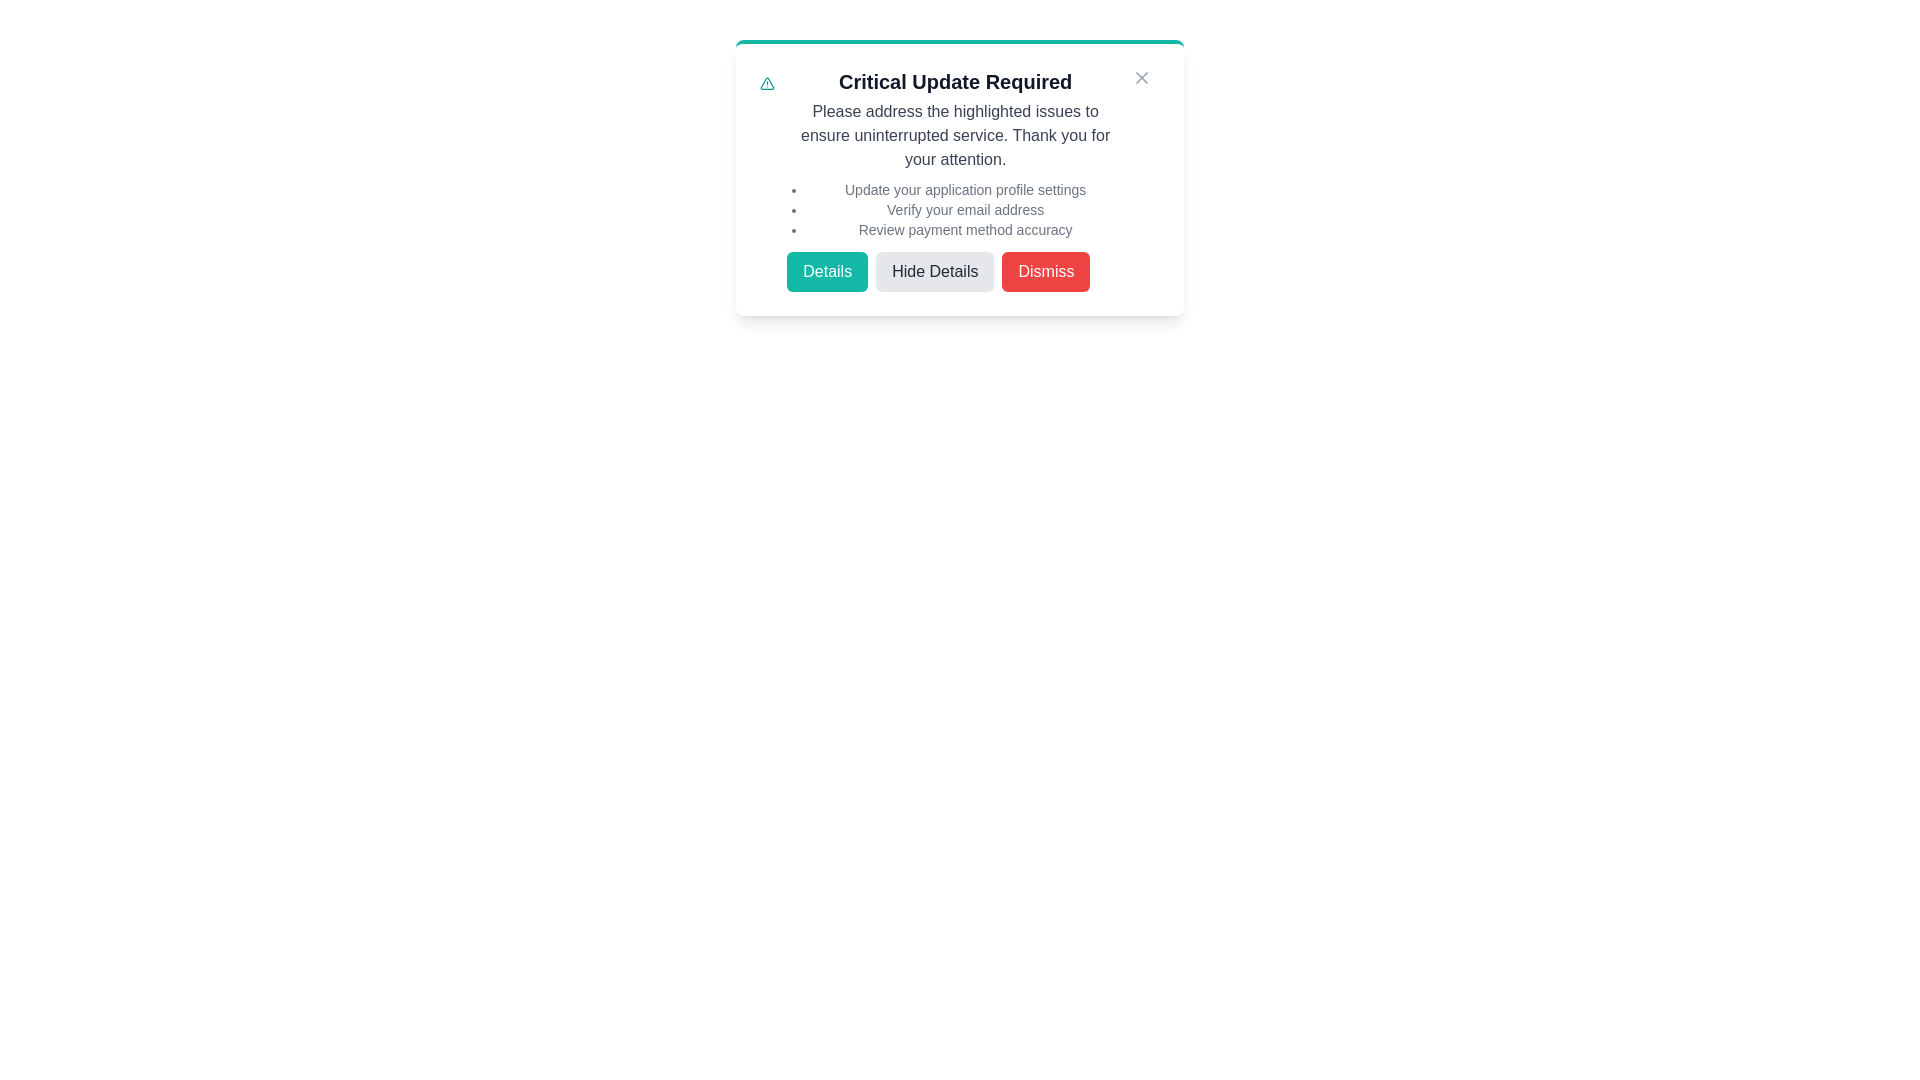 This screenshot has width=1920, height=1080. What do you see at coordinates (1142, 76) in the screenshot?
I see `the Close button located in the top-right corner of the modal dialog box` at bounding box center [1142, 76].